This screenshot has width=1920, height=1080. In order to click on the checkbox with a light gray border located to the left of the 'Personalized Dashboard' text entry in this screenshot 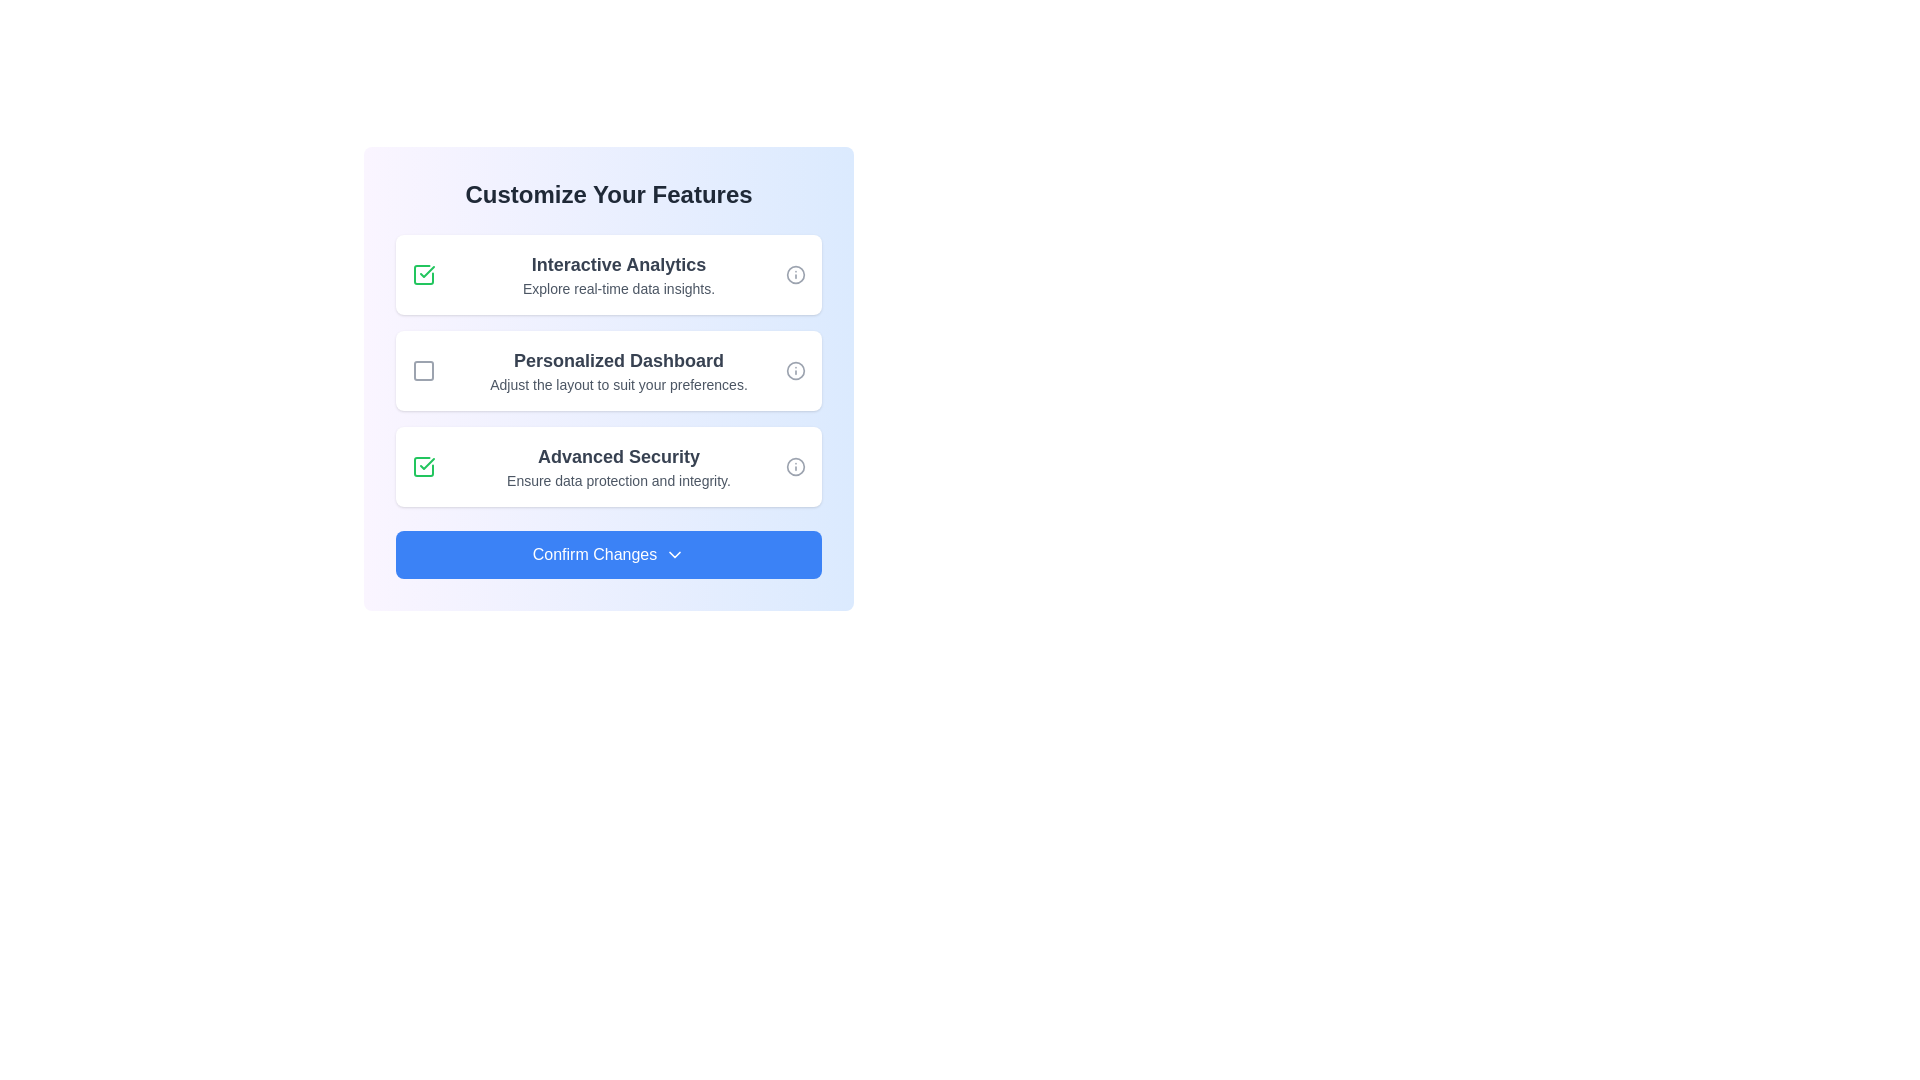, I will do `click(422, 370)`.